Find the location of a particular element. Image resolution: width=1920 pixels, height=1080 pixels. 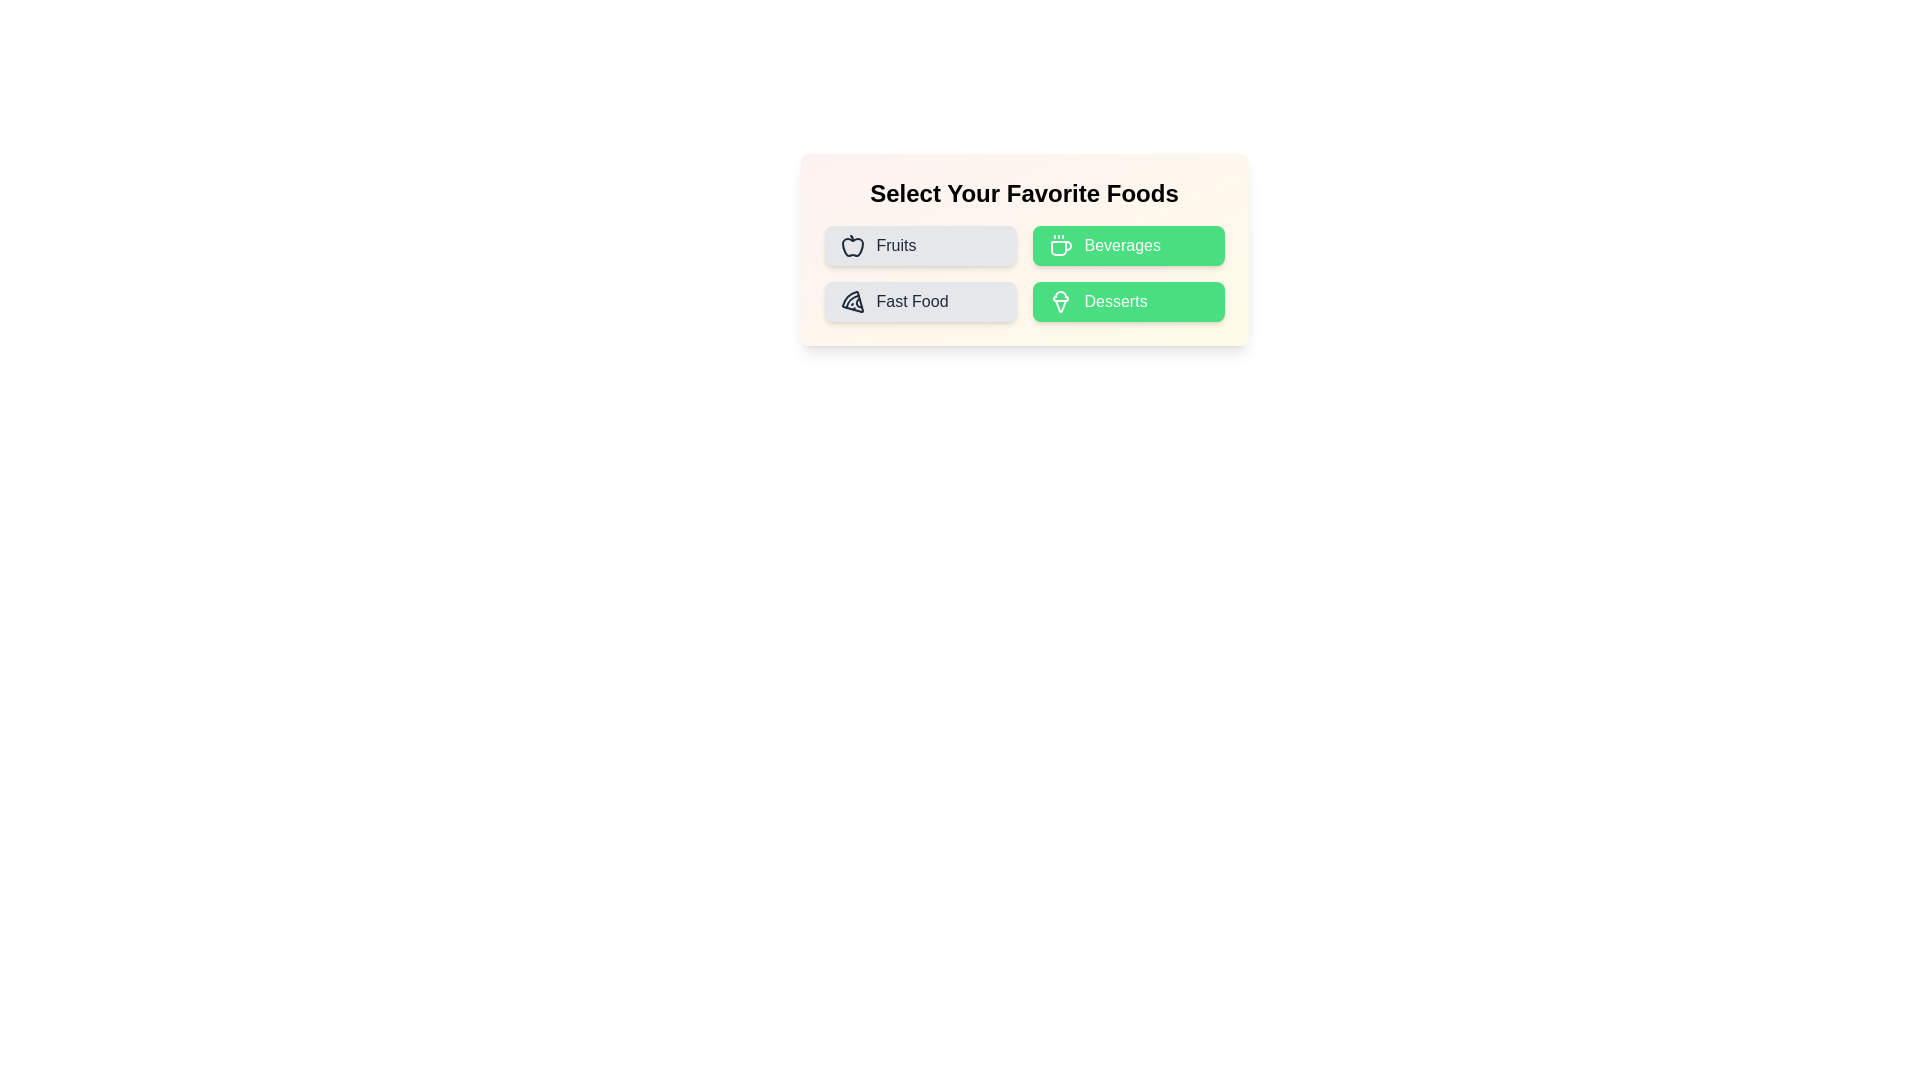

the food category Beverages by clicking its corresponding button is located at coordinates (1128, 245).